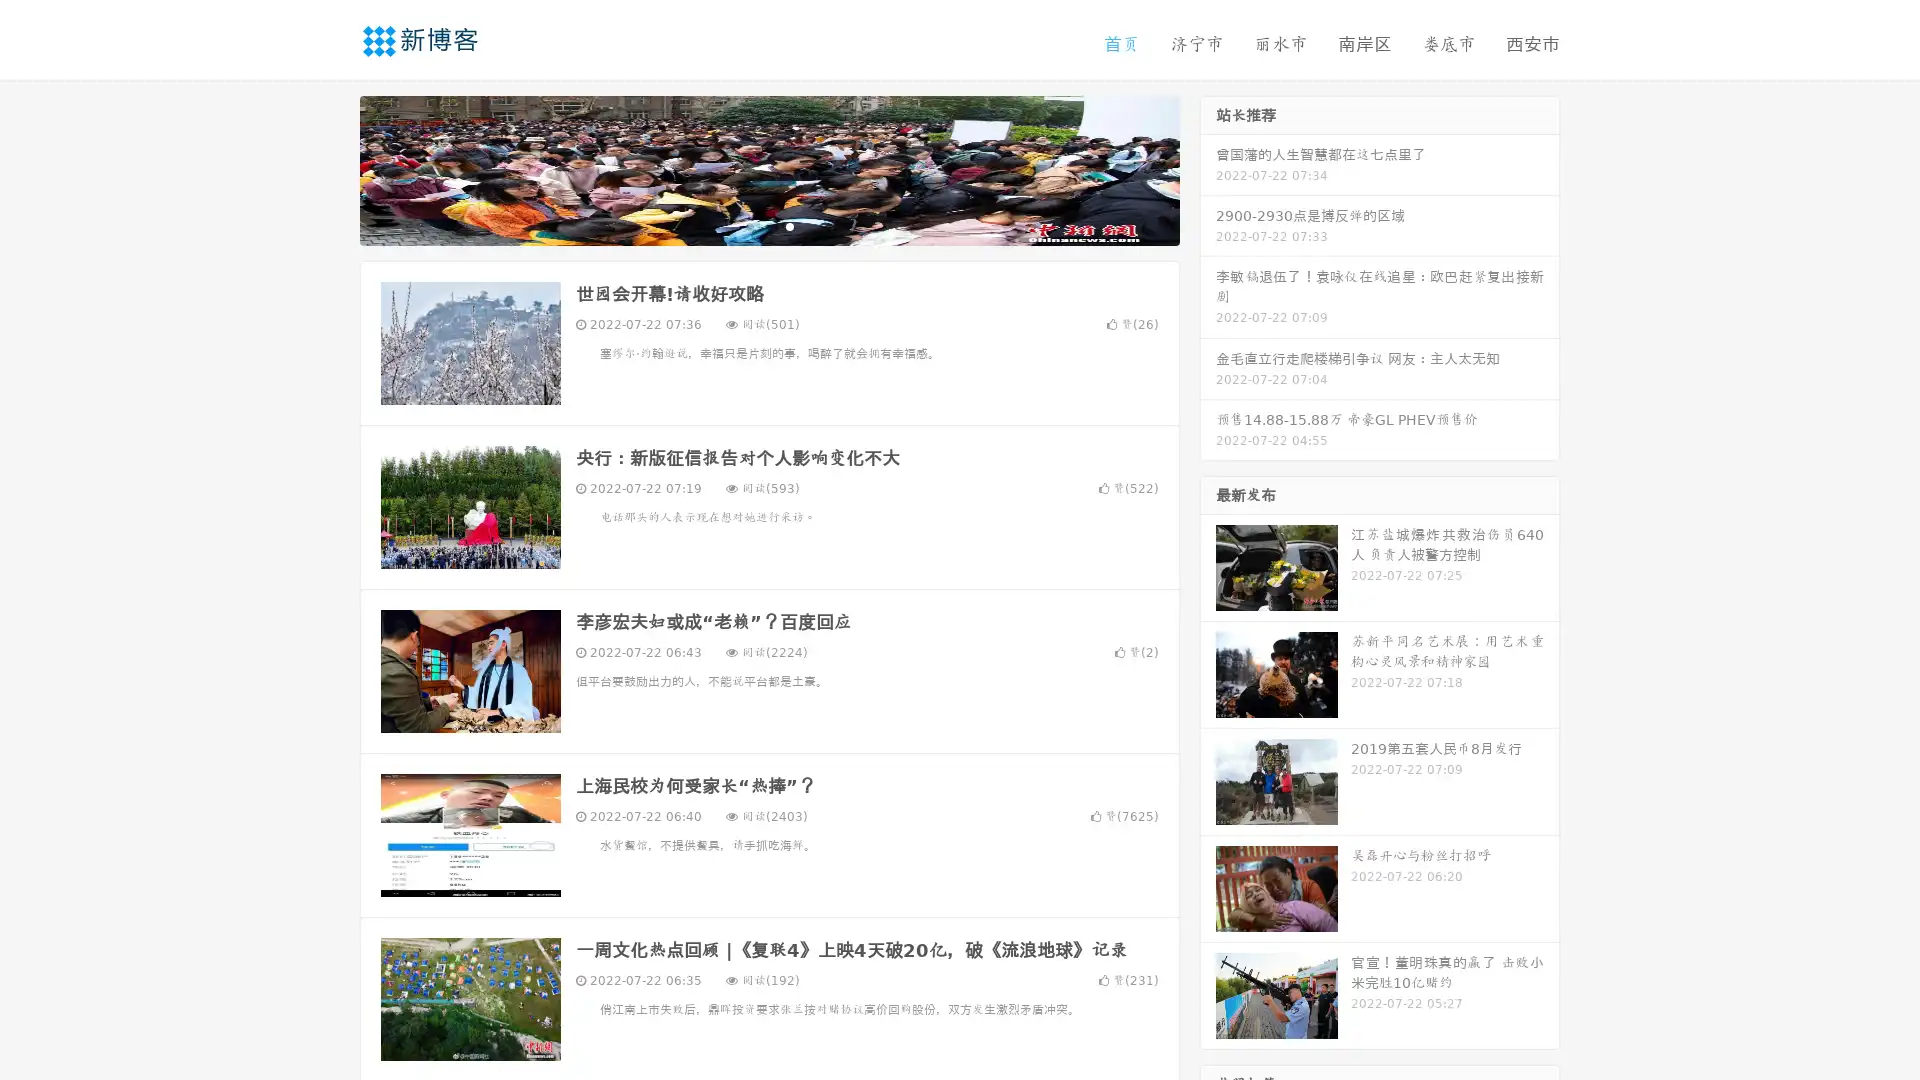 The height and width of the screenshot is (1080, 1920). What do you see at coordinates (1208, 168) in the screenshot?
I see `Next slide` at bounding box center [1208, 168].